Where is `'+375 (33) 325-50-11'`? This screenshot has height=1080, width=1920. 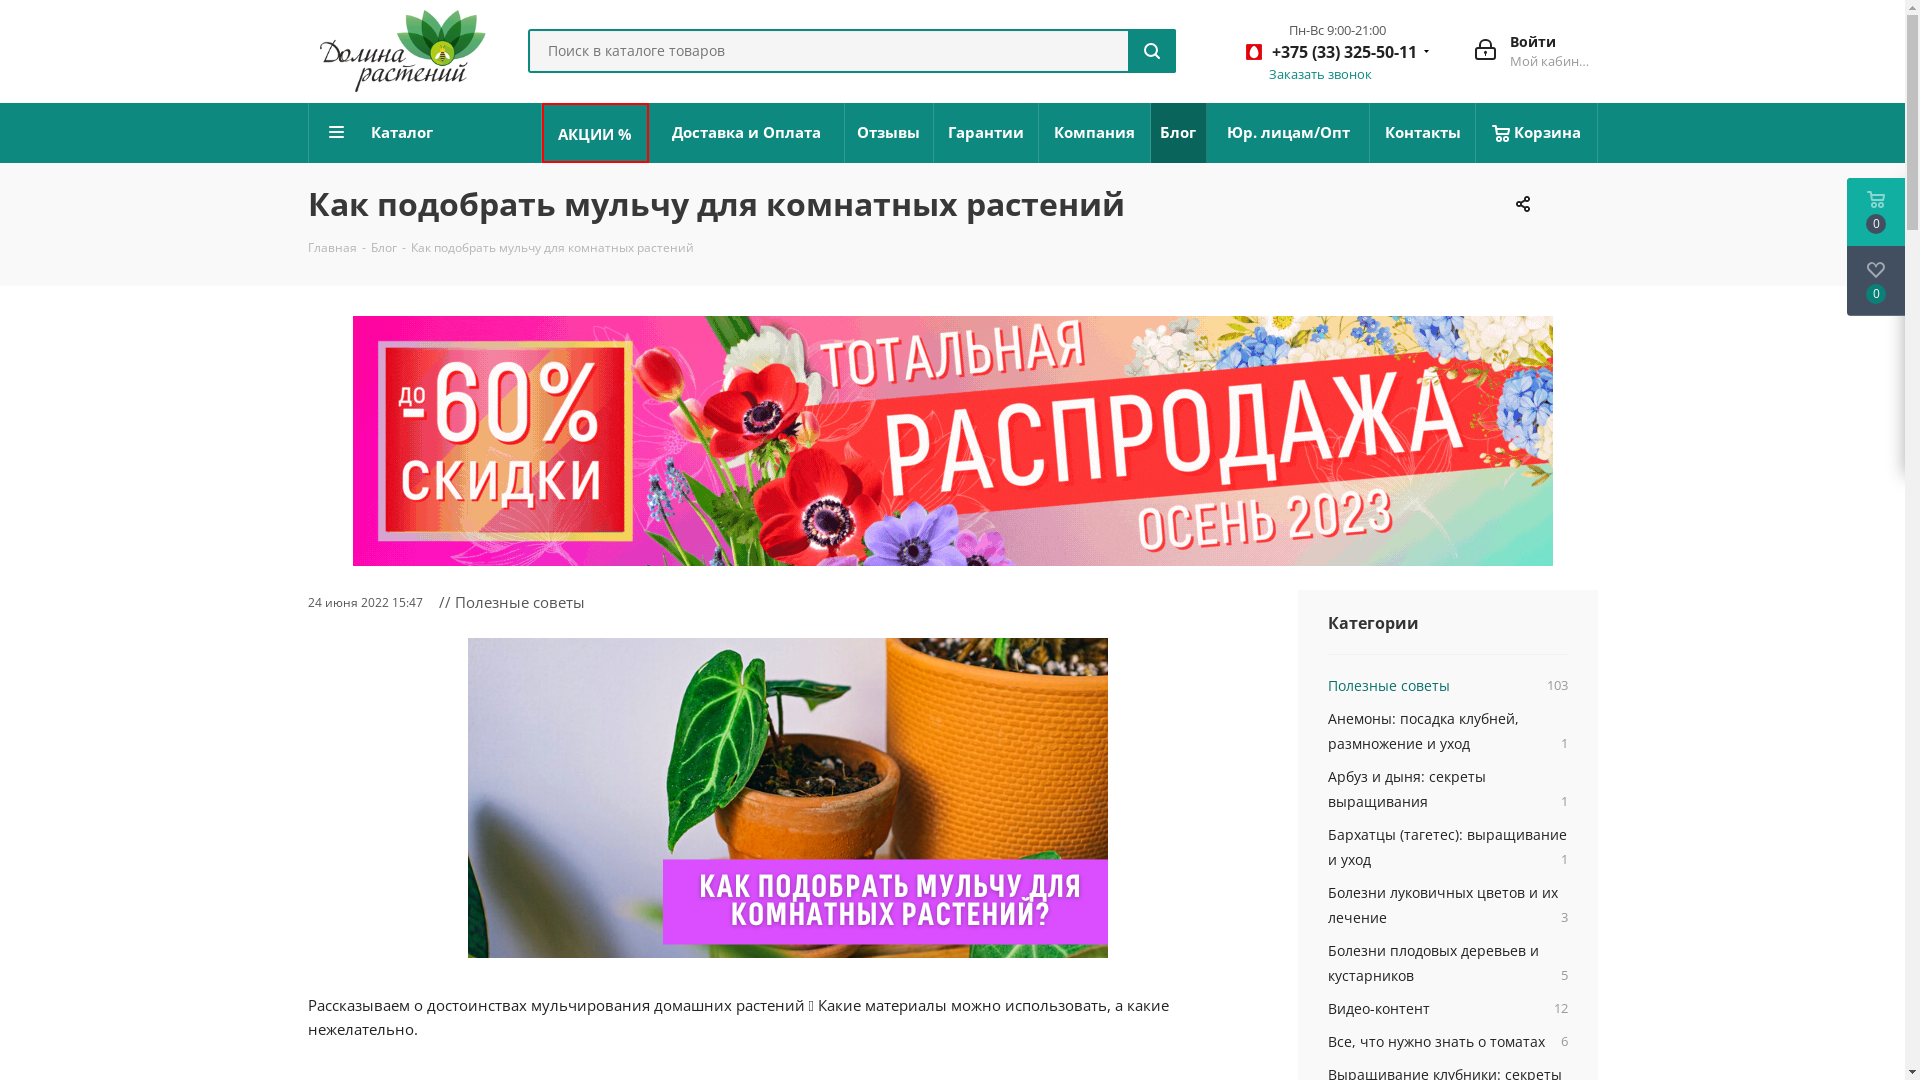 '+375 (33) 325-50-11' is located at coordinates (1331, 54).